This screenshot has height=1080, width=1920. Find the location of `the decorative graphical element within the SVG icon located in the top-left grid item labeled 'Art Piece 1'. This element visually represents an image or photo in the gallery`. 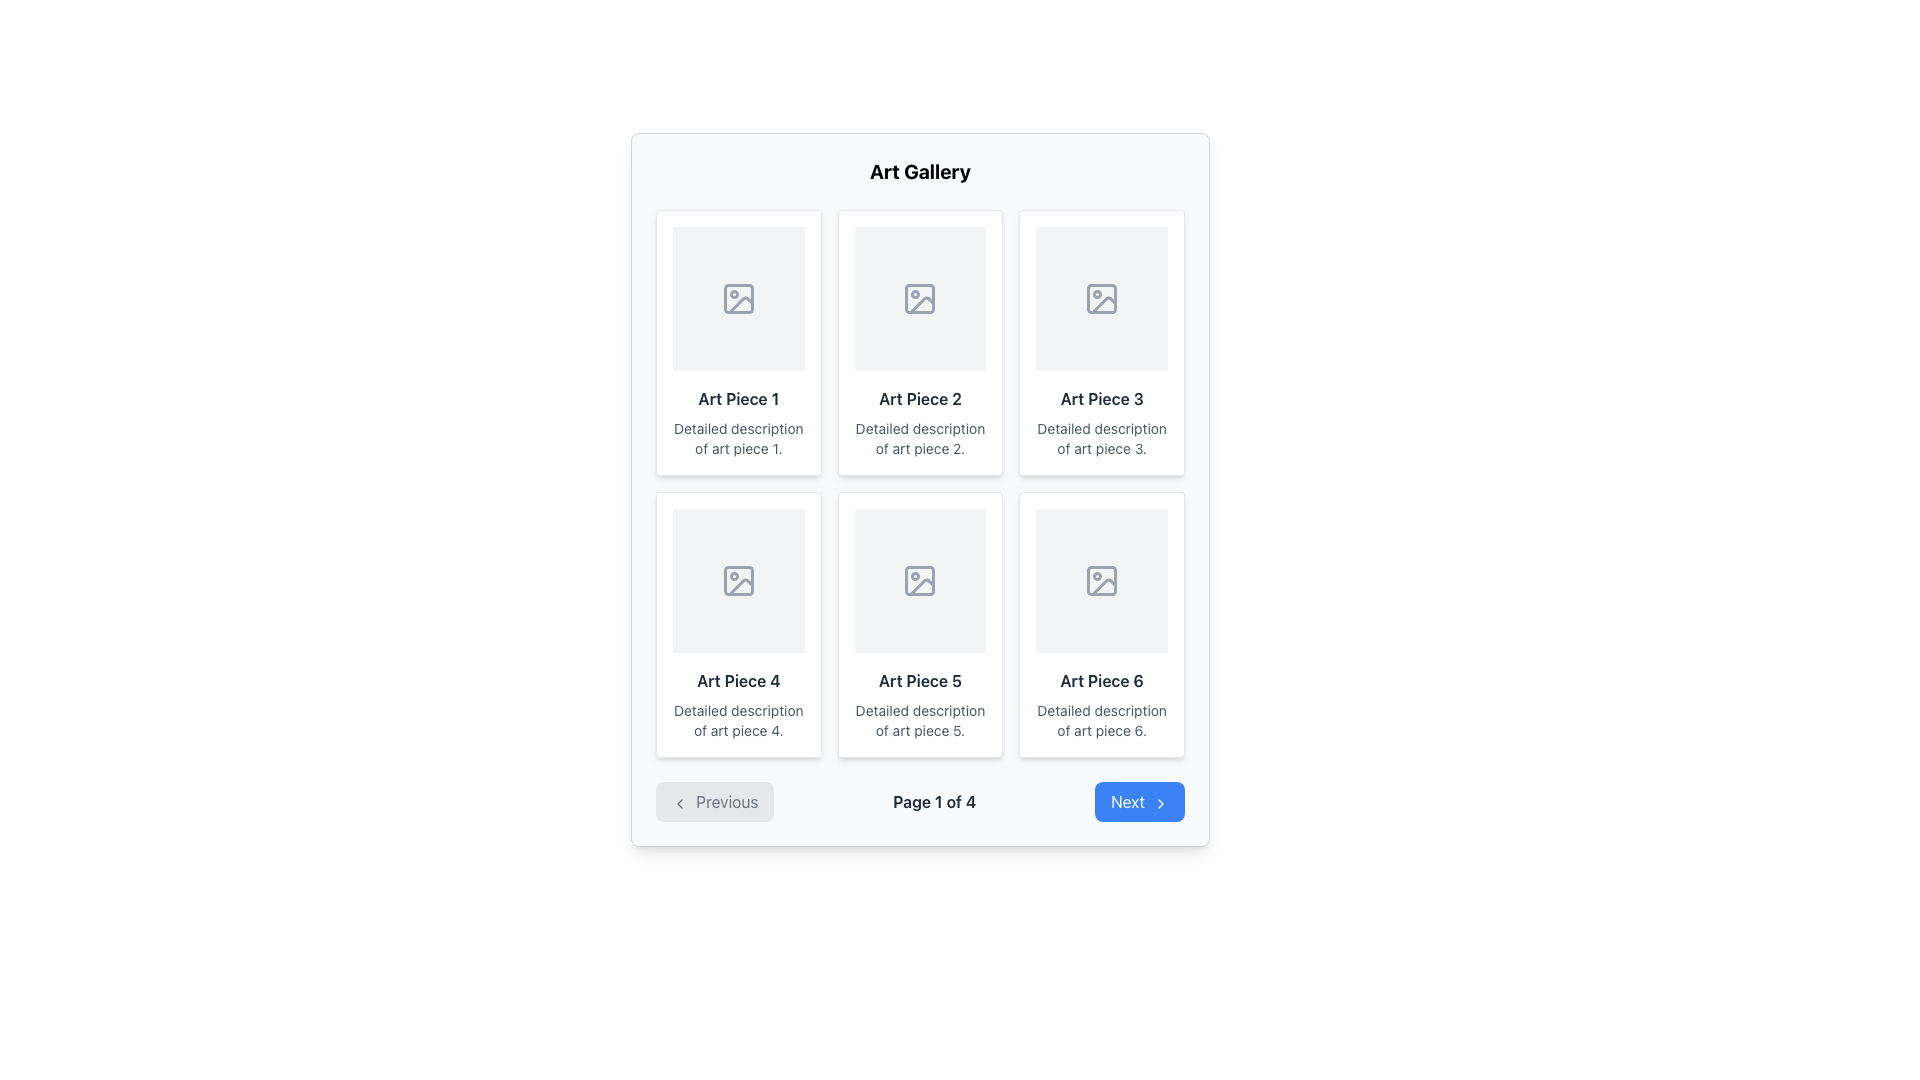

the decorative graphical element within the SVG icon located in the top-left grid item labeled 'Art Piece 1'. This element visually represents an image or photo in the gallery is located at coordinates (740, 305).